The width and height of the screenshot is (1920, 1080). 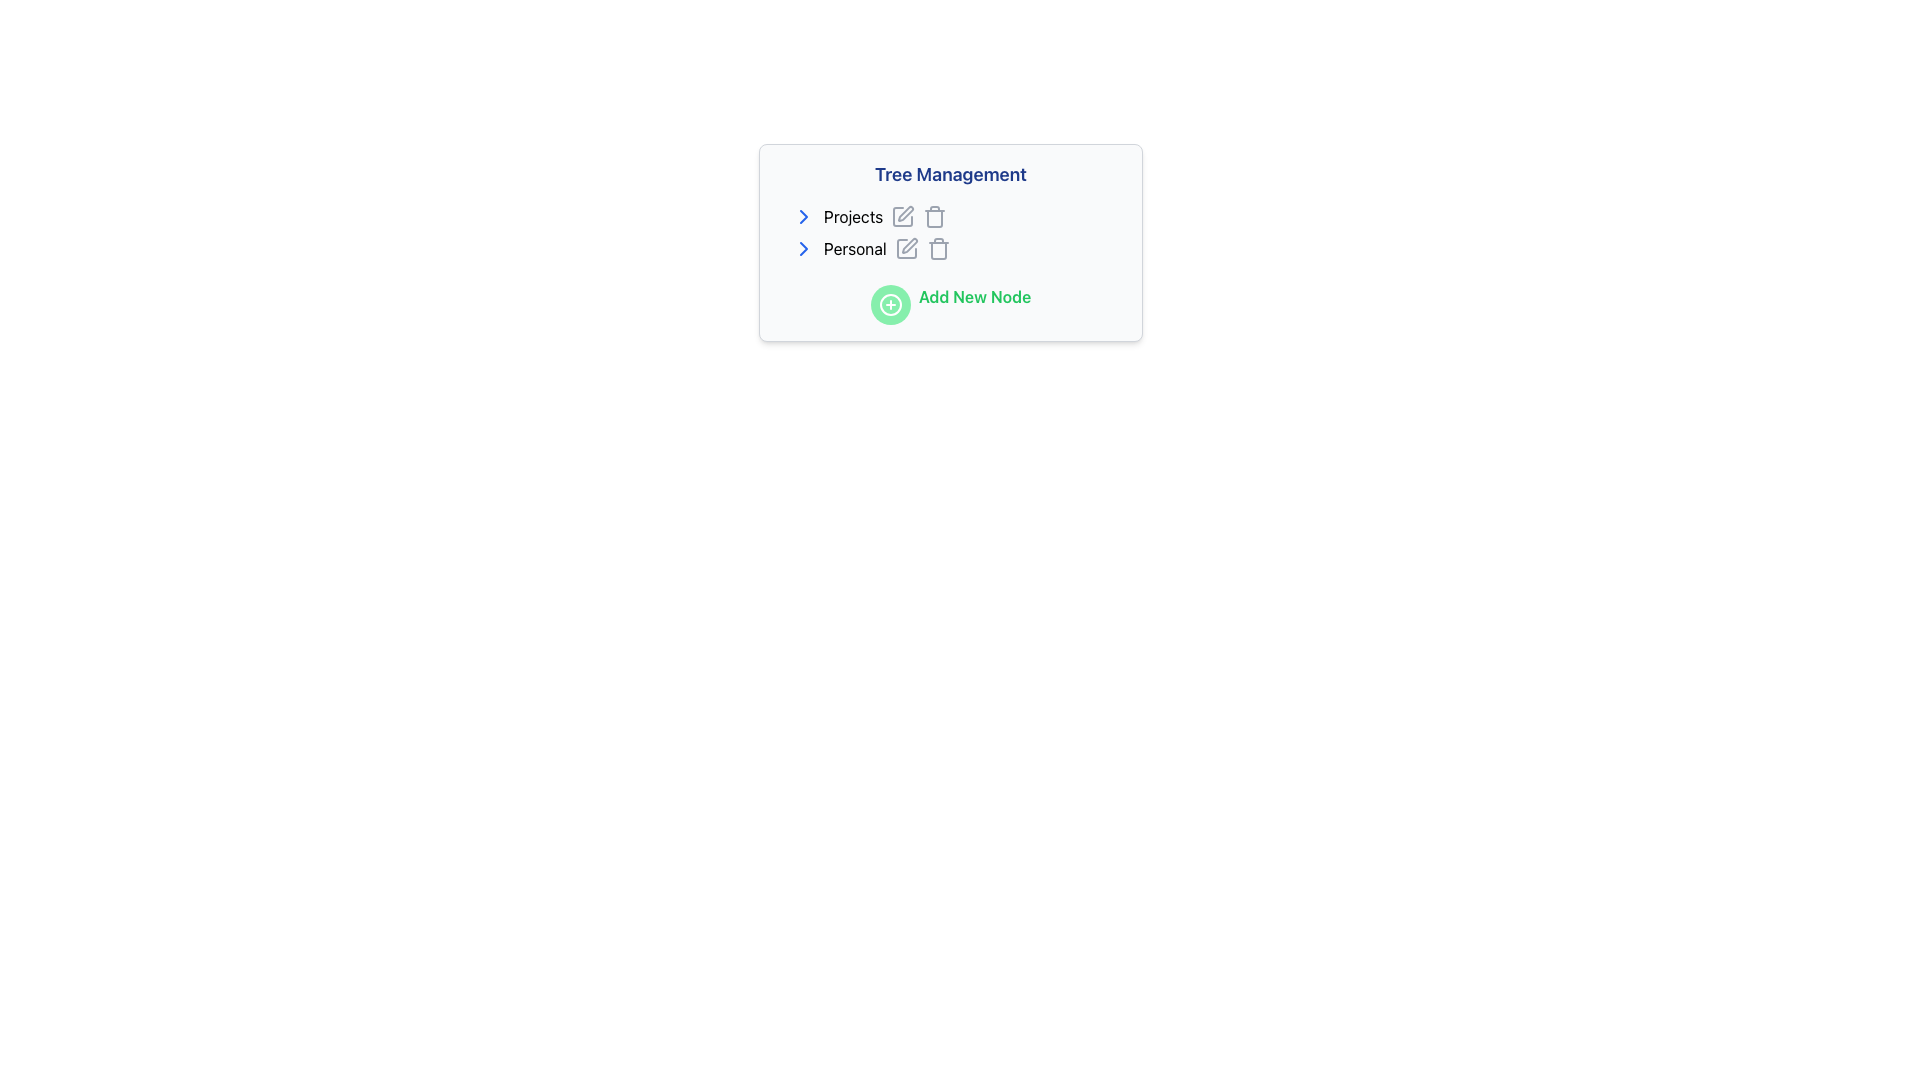 I want to click on the delete icon located to the right of the 'Projects' text in the tree management interface to initiate the deletion action, so click(x=934, y=216).